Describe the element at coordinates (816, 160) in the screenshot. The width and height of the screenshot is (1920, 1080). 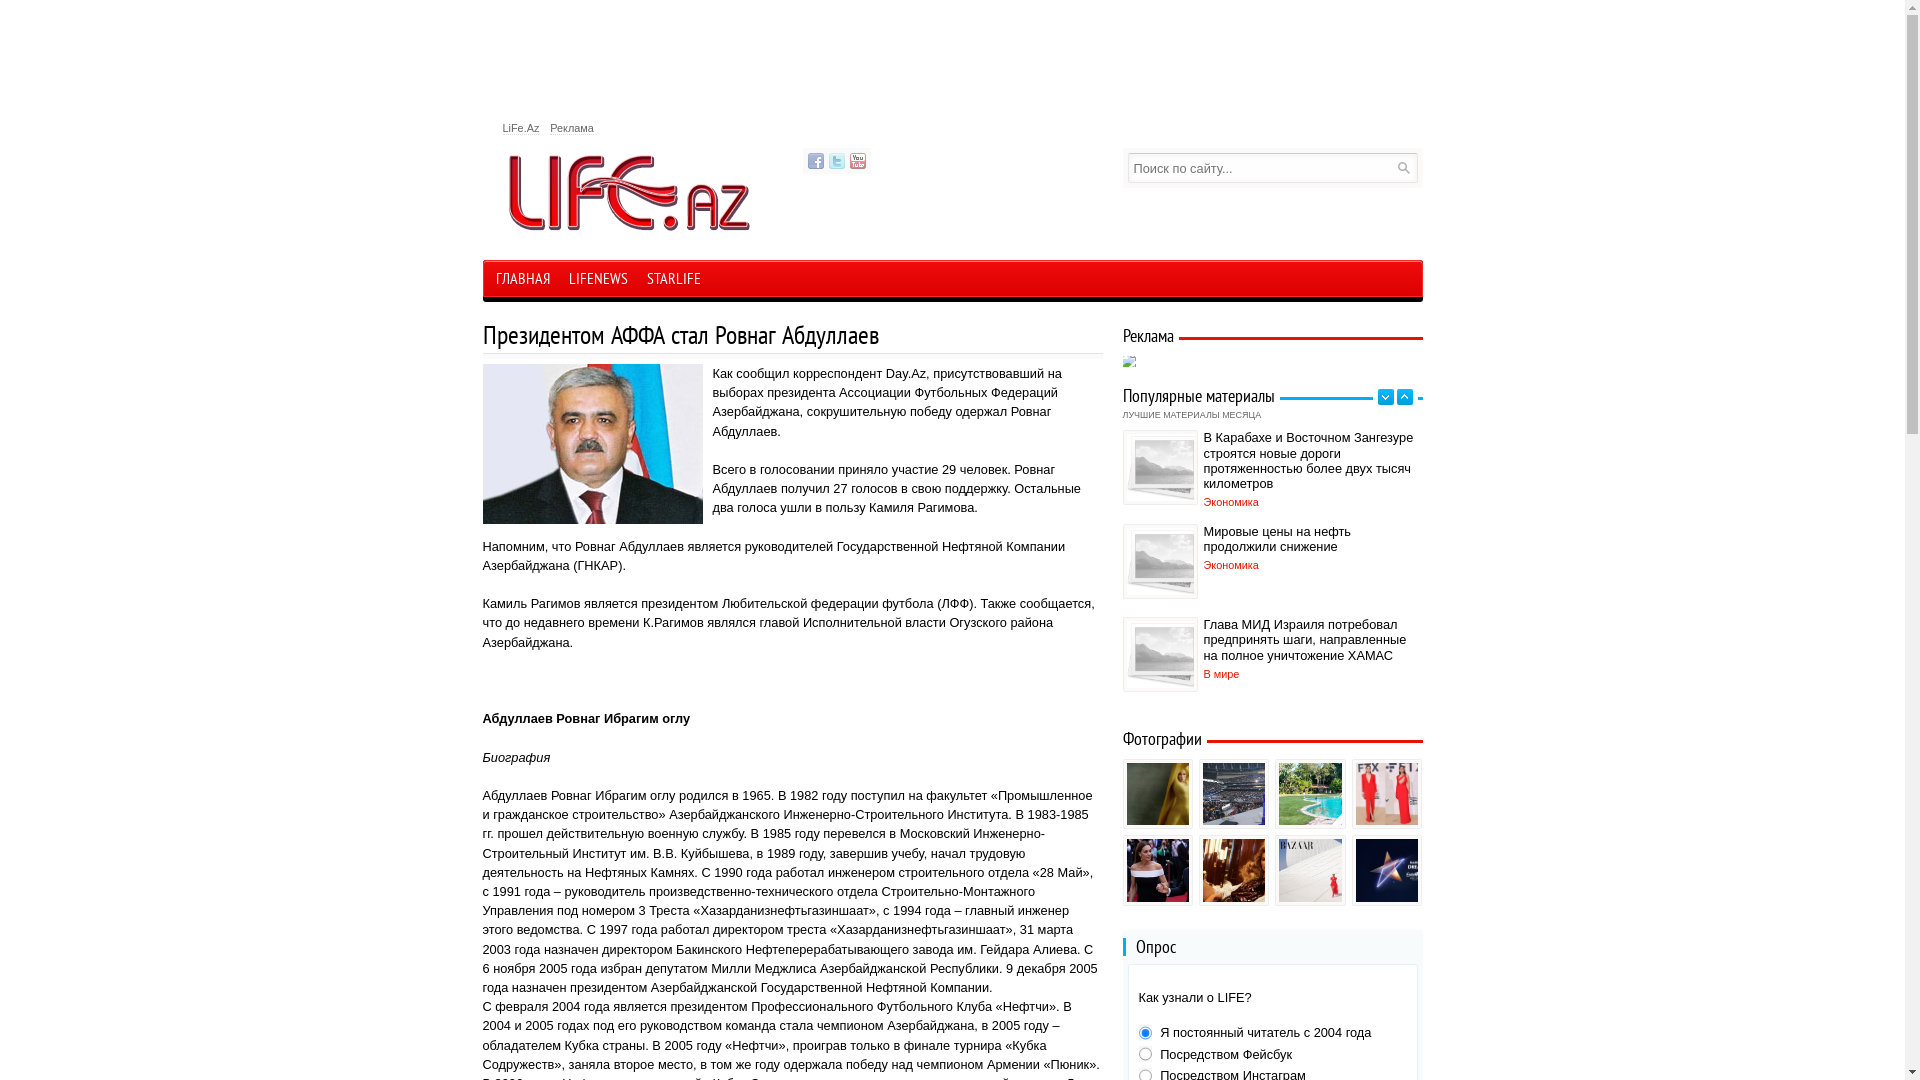
I see `'Facebook'` at that location.